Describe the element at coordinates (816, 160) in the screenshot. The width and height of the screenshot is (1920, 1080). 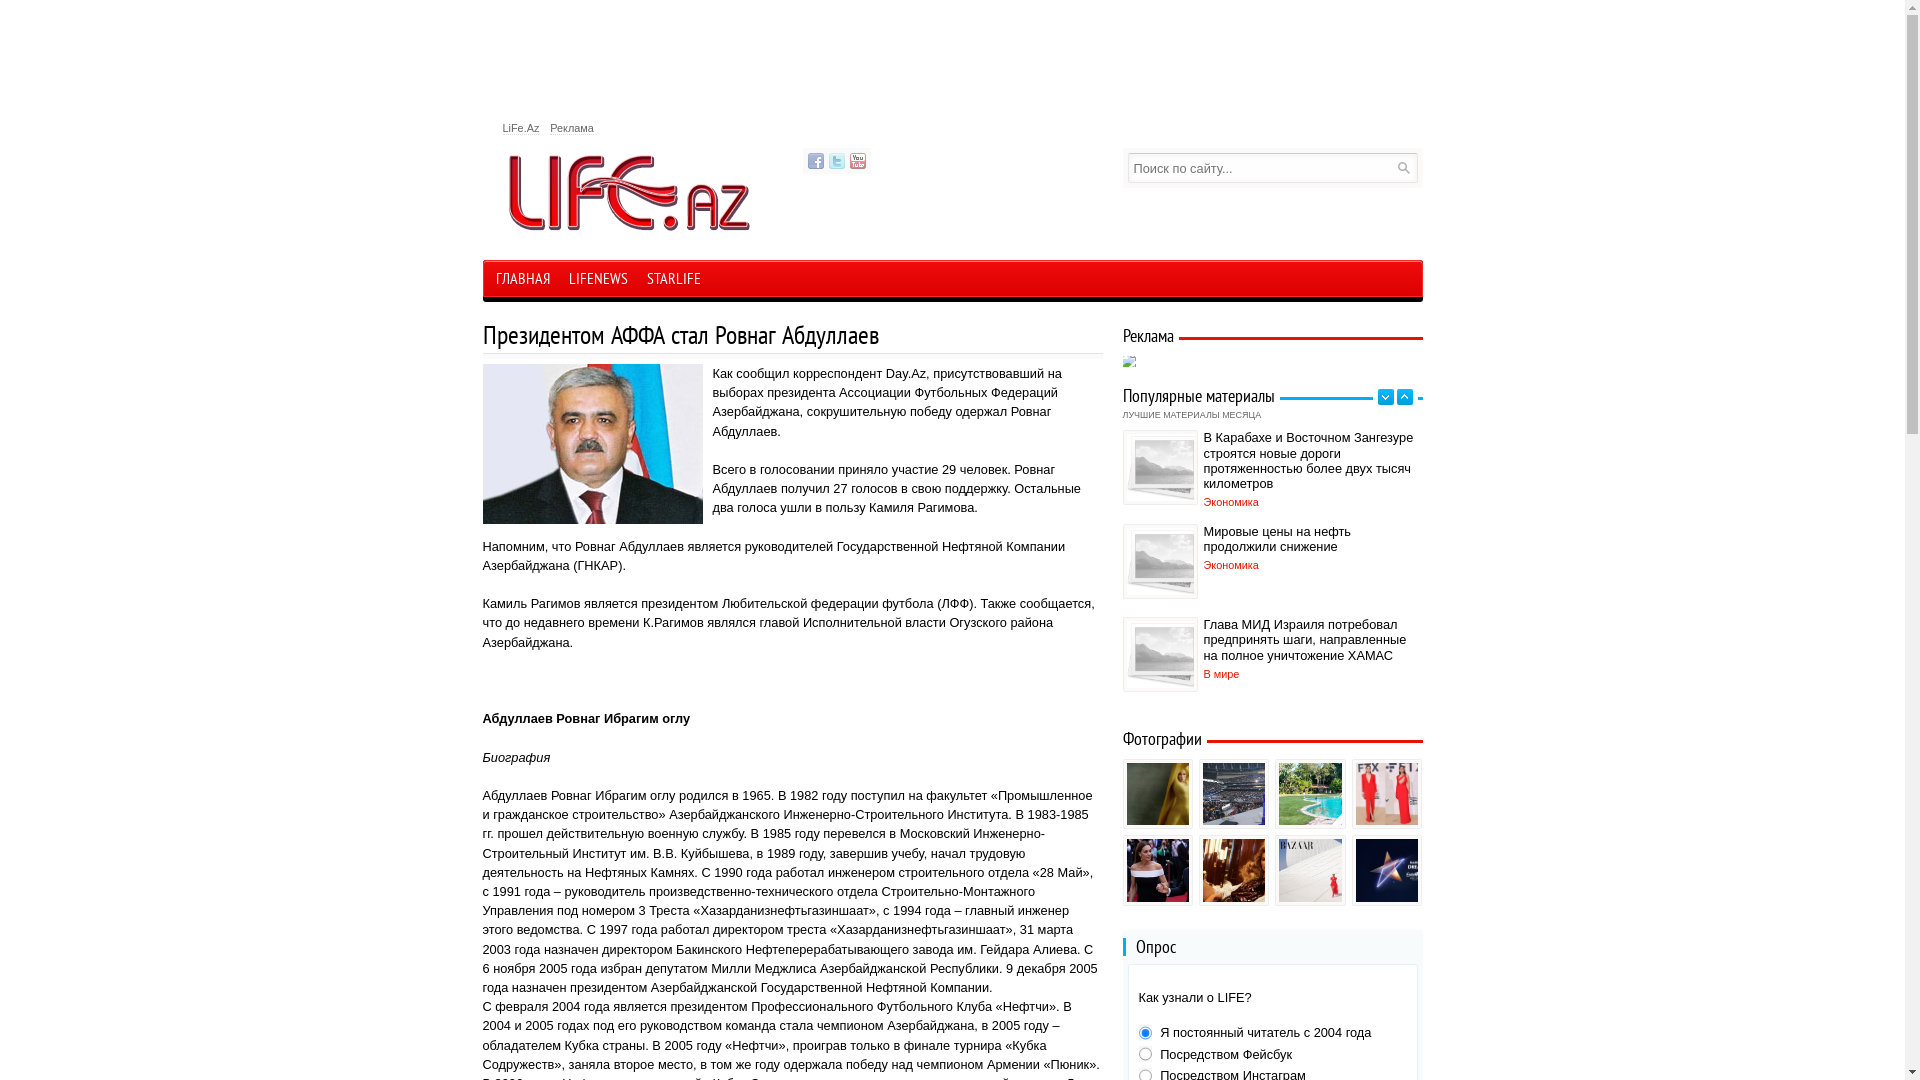
I see `'Facebook'` at that location.